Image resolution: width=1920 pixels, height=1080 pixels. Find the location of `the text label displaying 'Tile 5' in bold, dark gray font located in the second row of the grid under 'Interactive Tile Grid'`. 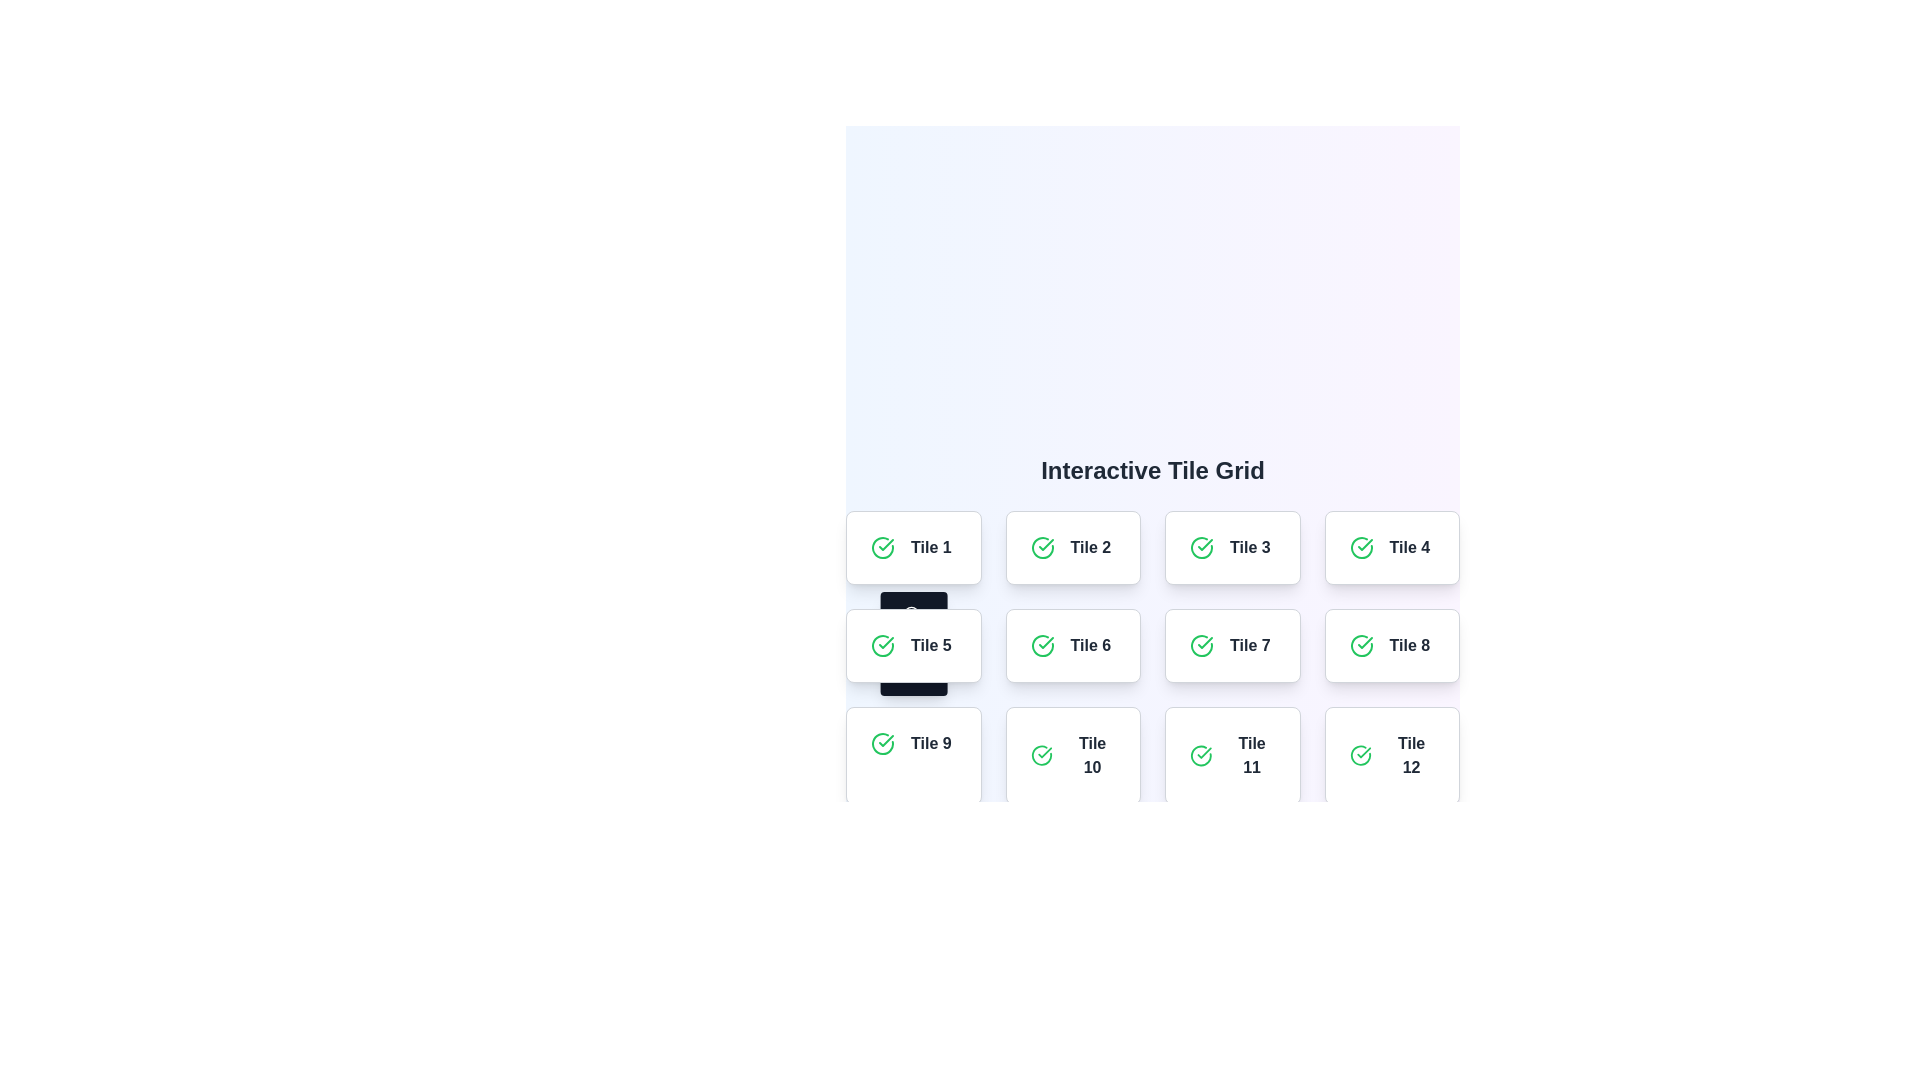

the text label displaying 'Tile 5' in bold, dark gray font located in the second row of the grid under 'Interactive Tile Grid' is located at coordinates (930, 645).